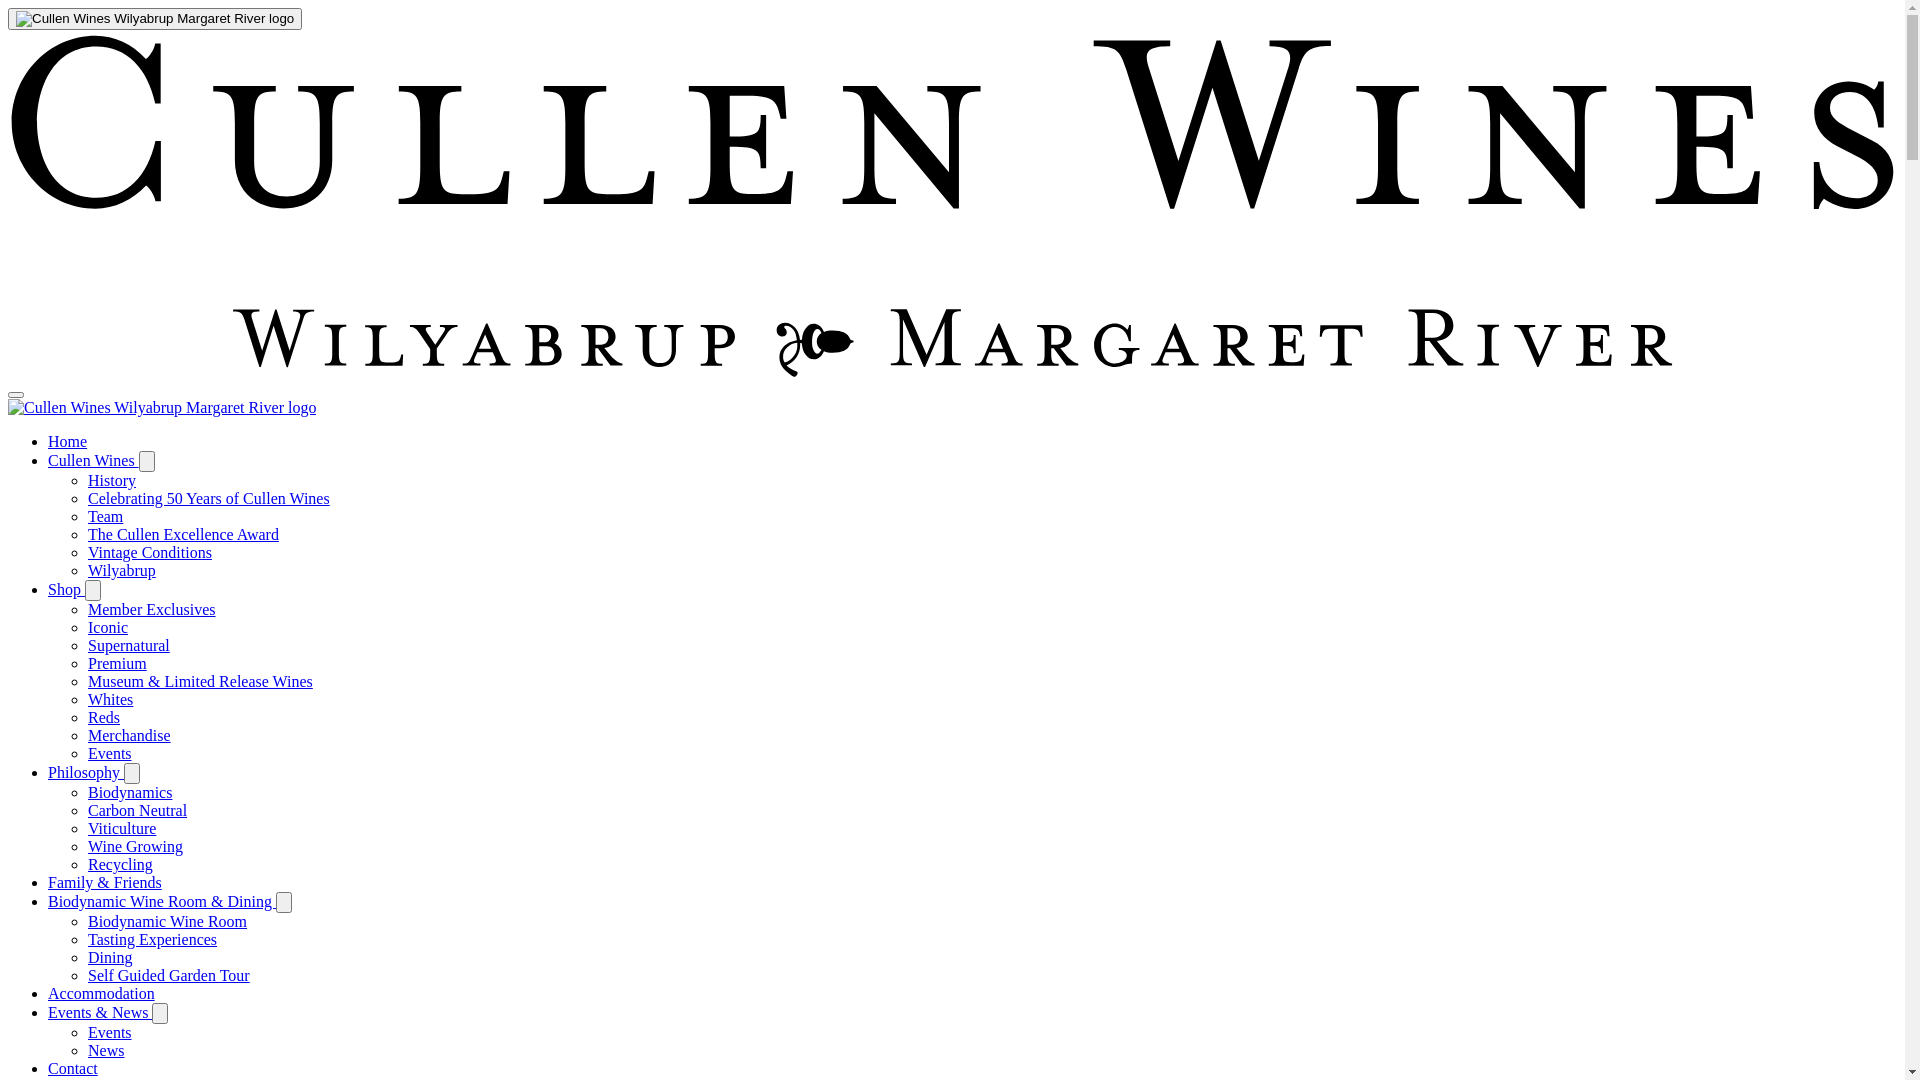  What do you see at coordinates (209, 497) in the screenshot?
I see `'Celebrating 50 Years of Cullen Wines'` at bounding box center [209, 497].